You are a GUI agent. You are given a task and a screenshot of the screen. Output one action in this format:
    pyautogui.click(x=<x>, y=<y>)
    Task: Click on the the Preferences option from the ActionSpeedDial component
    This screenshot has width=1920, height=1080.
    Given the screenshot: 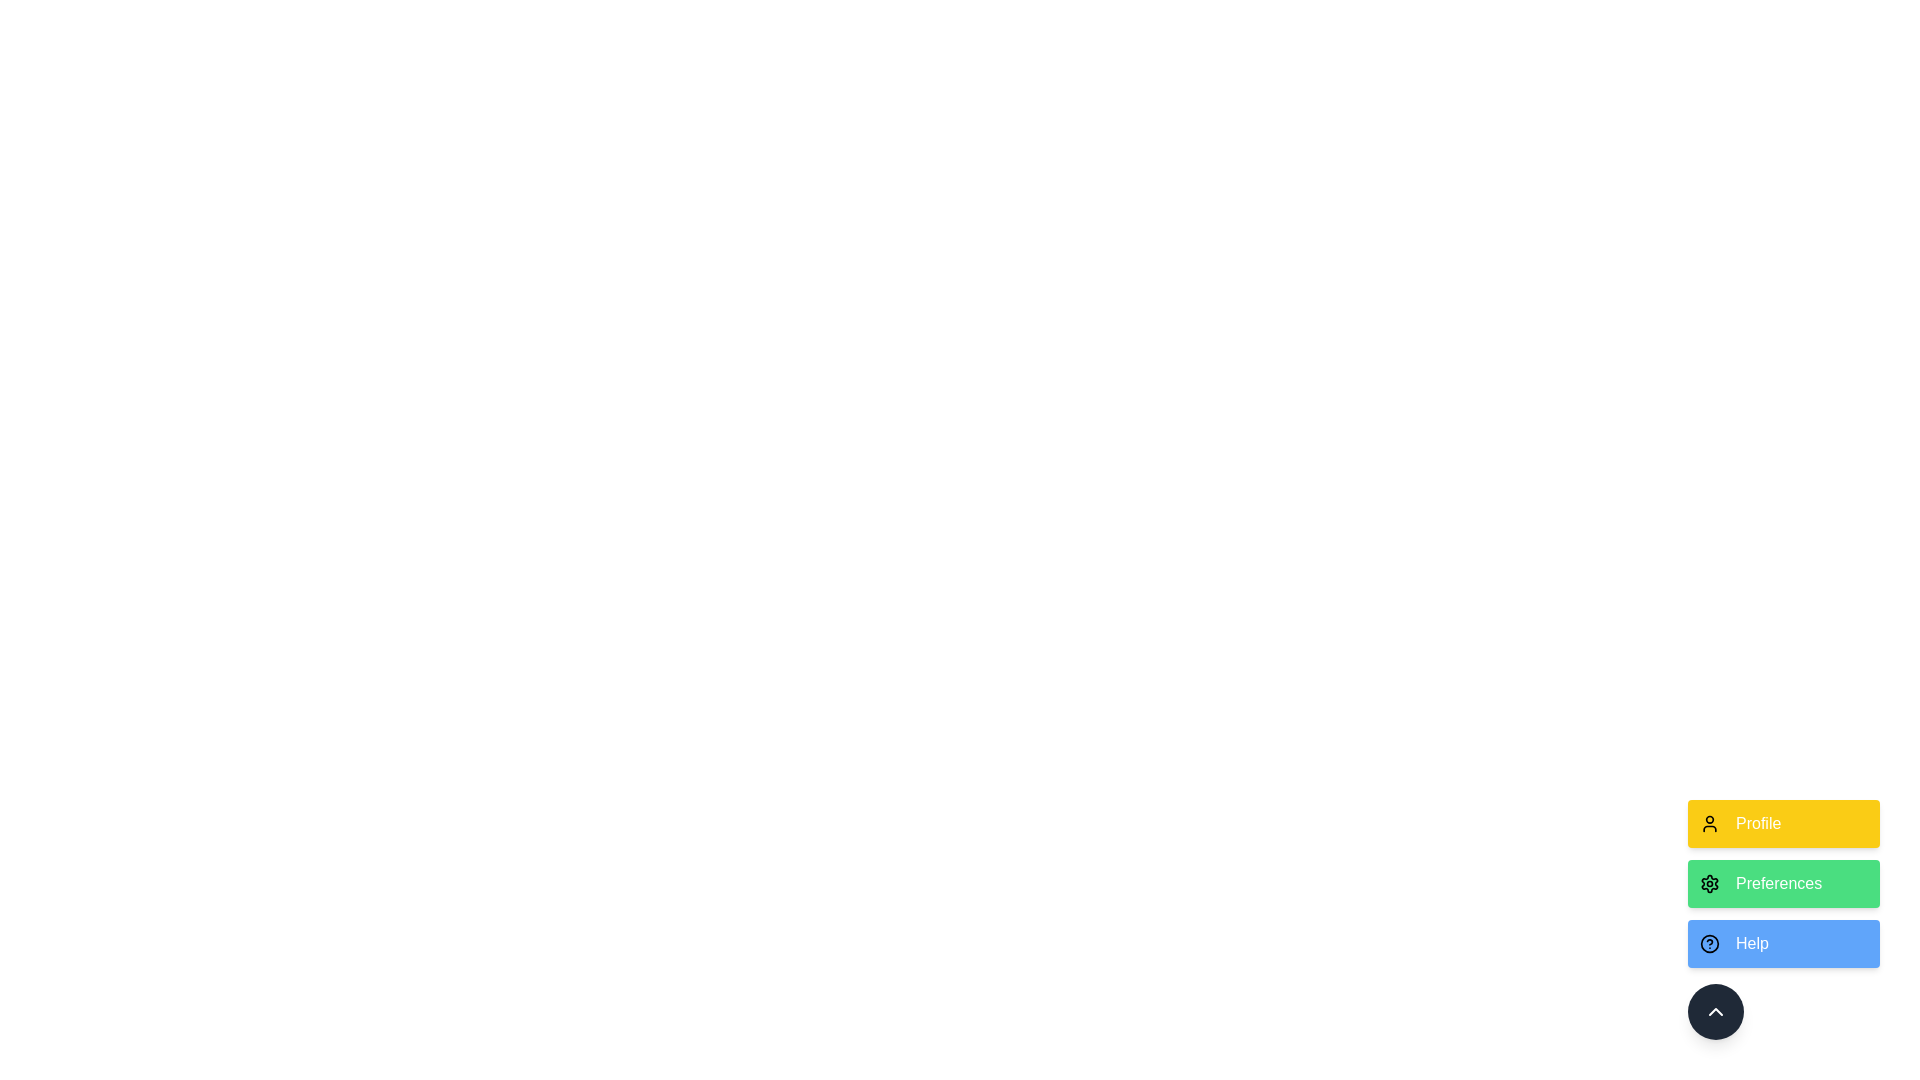 What is the action you would take?
    pyautogui.click(x=1784, y=882)
    